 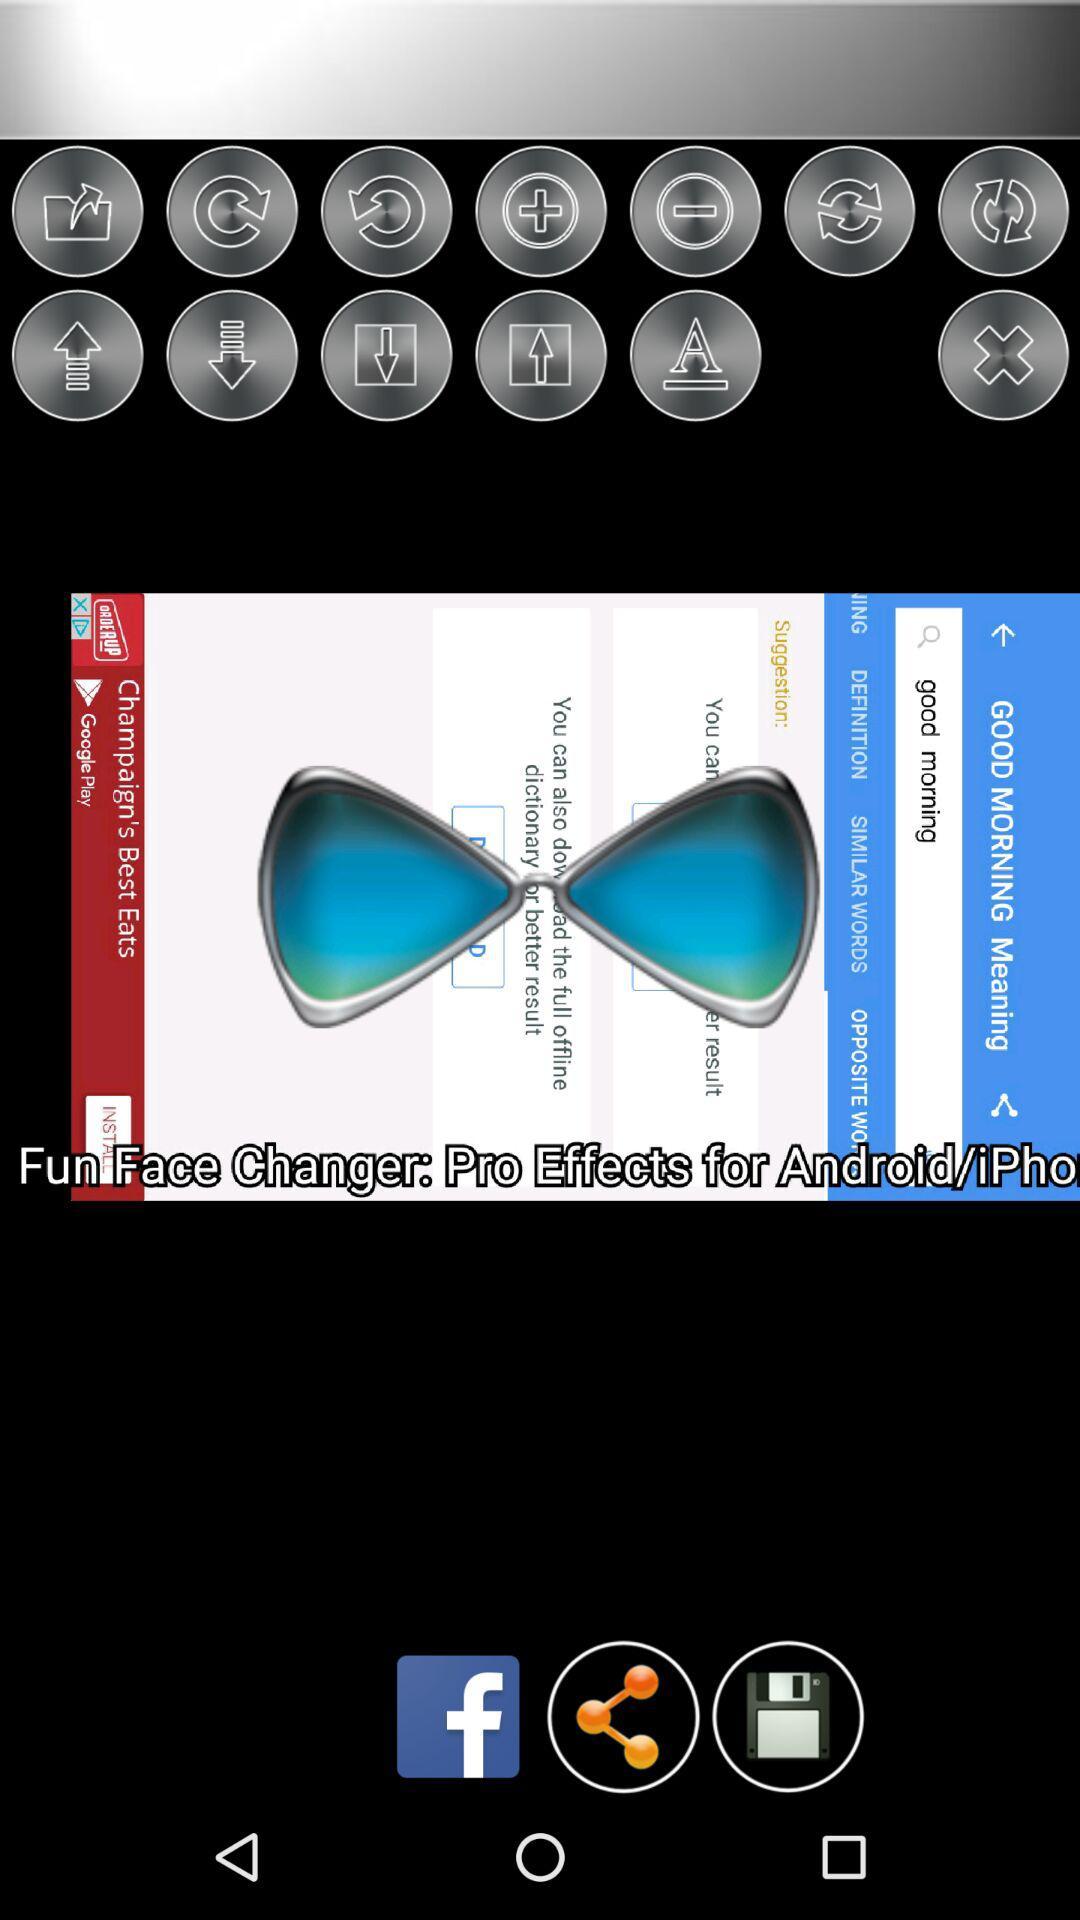 What do you see at coordinates (458, 1837) in the screenshot?
I see `the facebook icon` at bounding box center [458, 1837].